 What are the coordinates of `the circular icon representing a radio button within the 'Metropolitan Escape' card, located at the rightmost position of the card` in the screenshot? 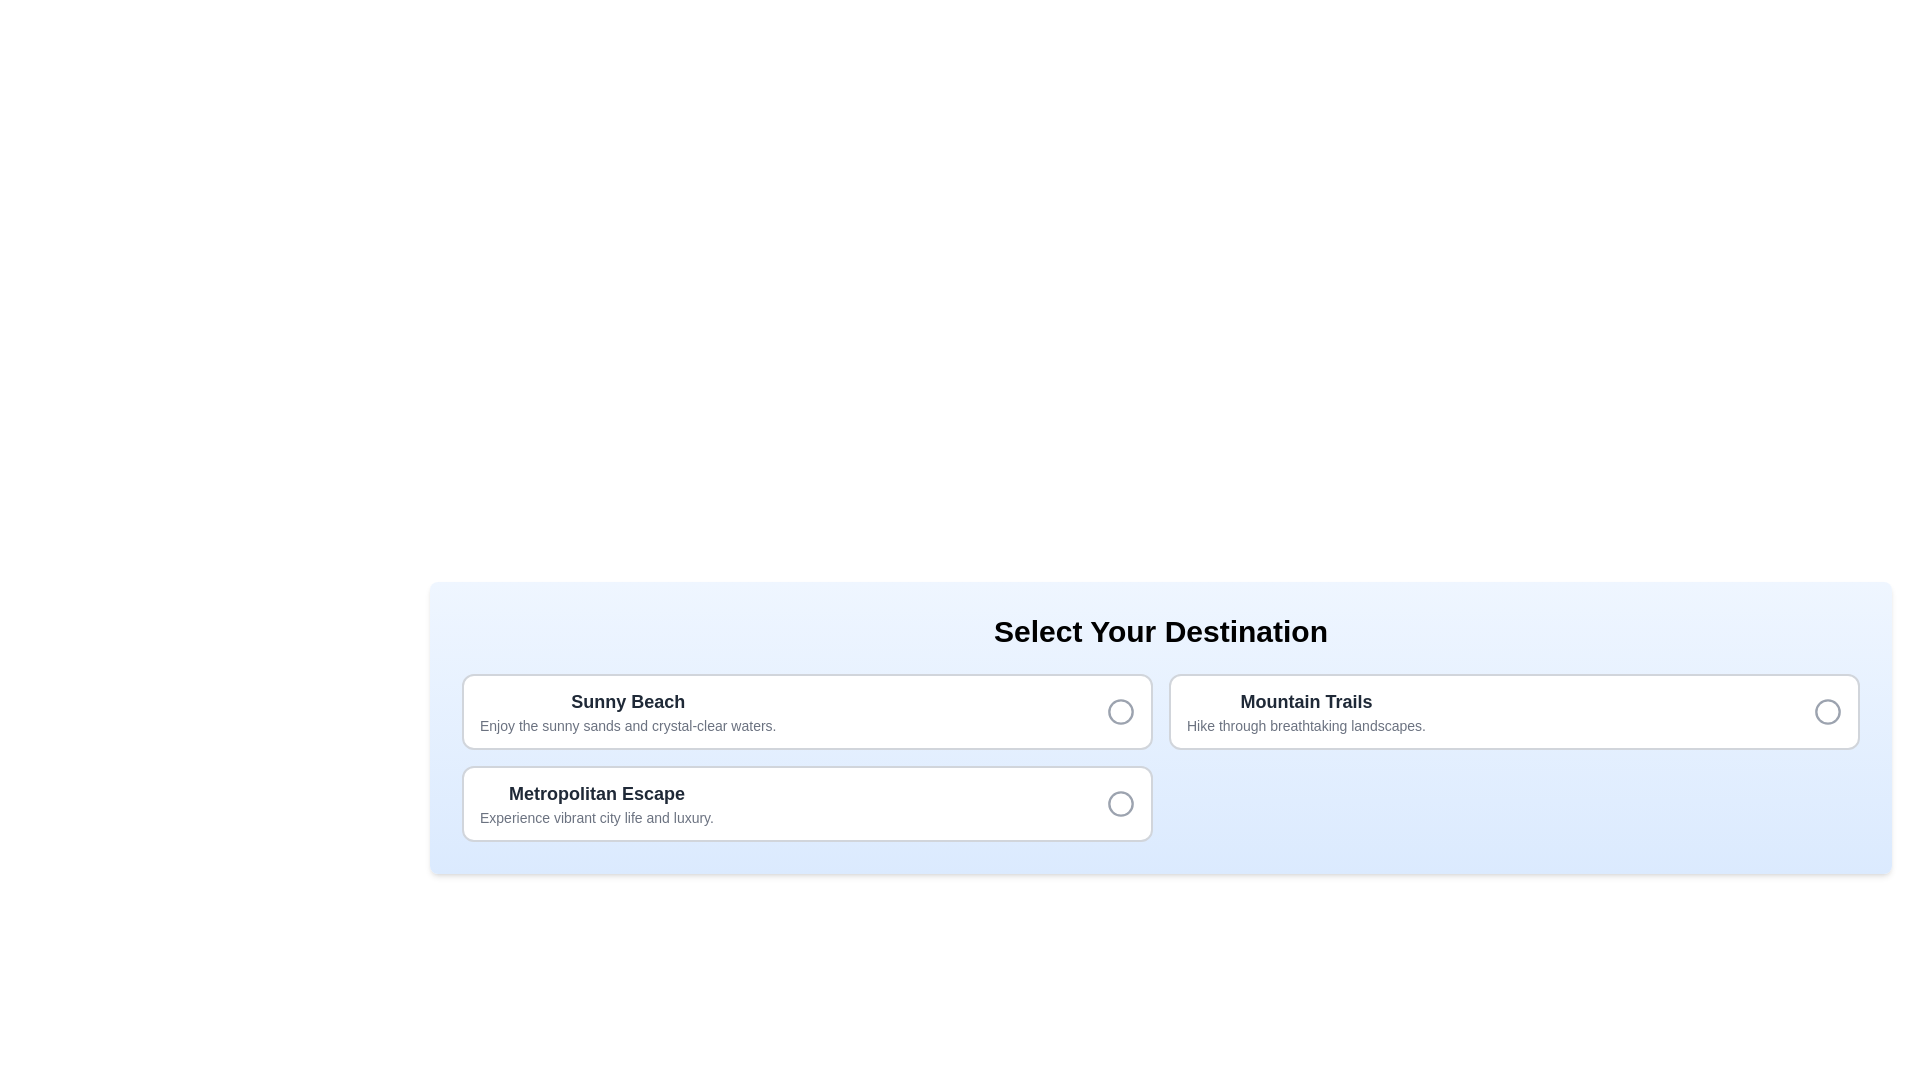 It's located at (1121, 802).